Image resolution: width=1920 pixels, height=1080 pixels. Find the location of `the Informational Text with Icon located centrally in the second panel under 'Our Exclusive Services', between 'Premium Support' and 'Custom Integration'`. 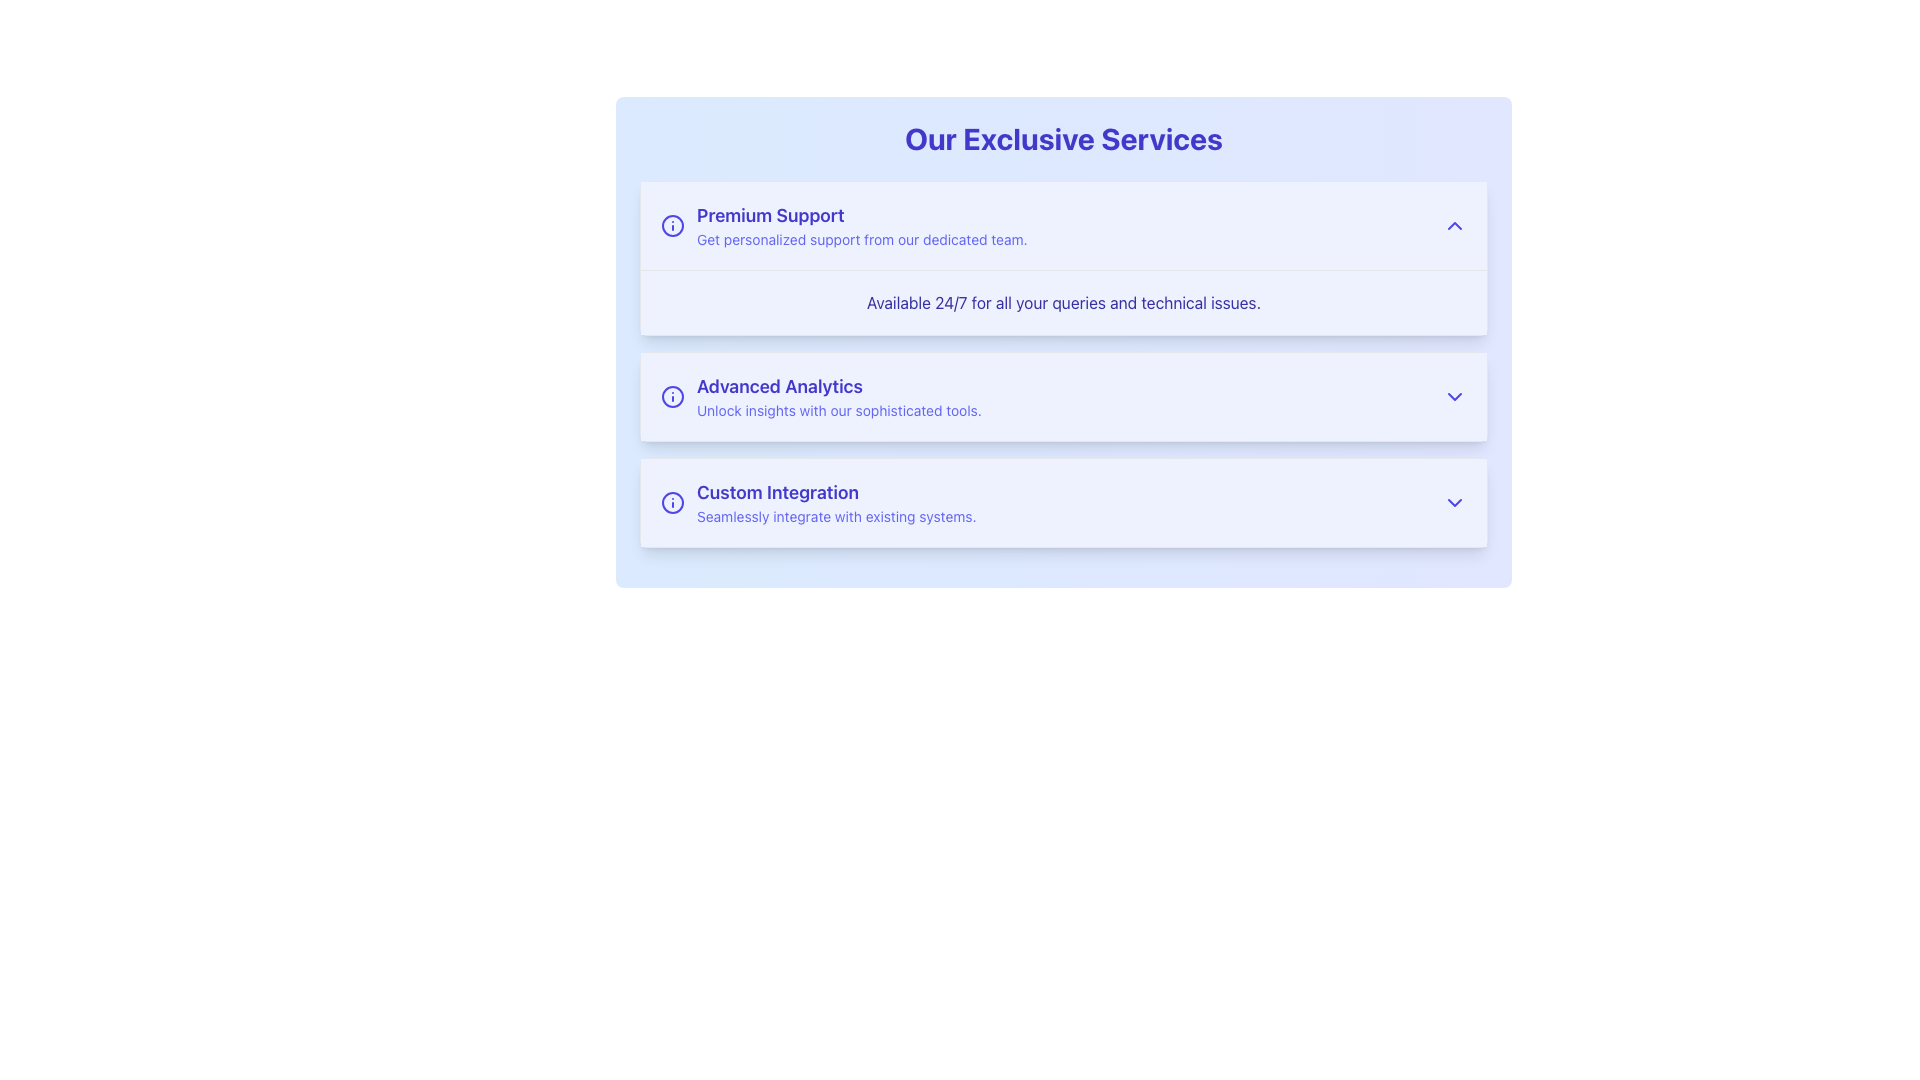

the Informational Text with Icon located centrally in the second panel under 'Our Exclusive Services', between 'Premium Support' and 'Custom Integration' is located at coordinates (821, 397).